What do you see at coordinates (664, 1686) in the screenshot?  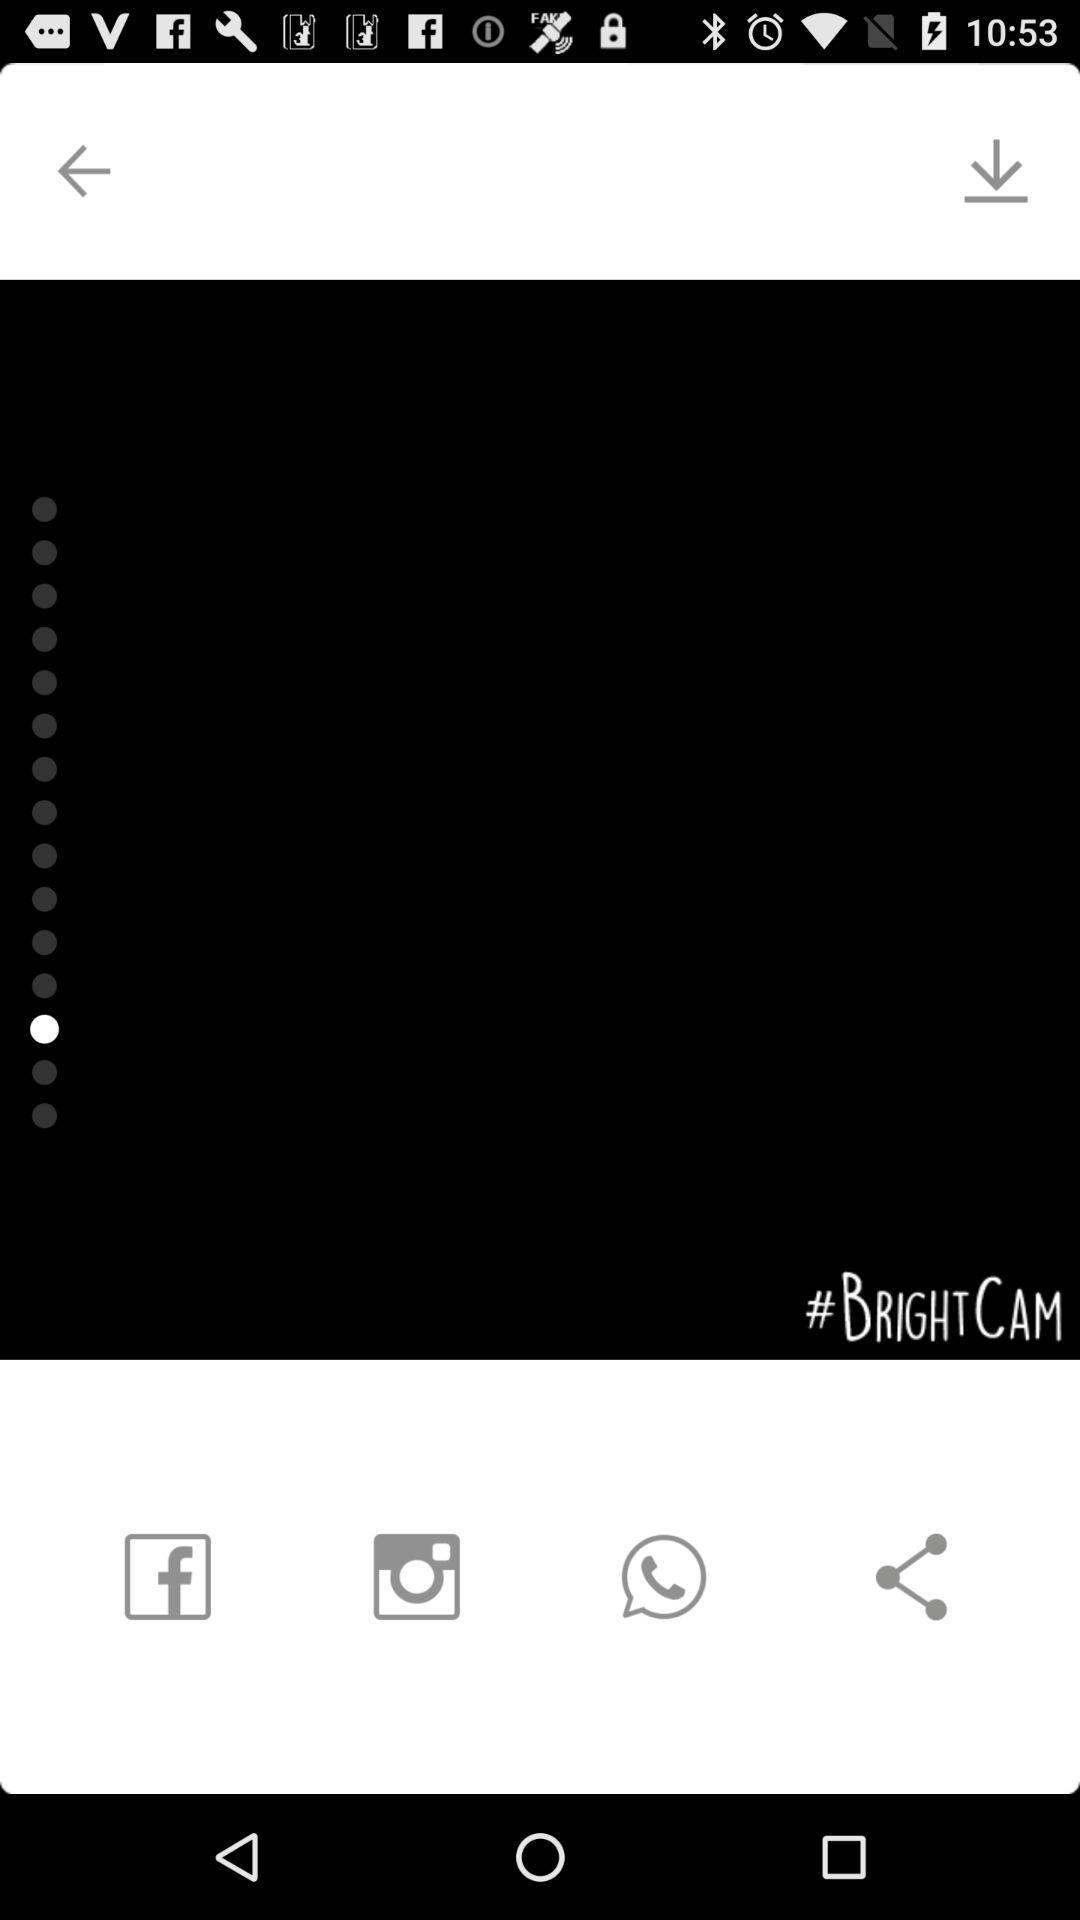 I see `the call icon` at bounding box center [664, 1686].